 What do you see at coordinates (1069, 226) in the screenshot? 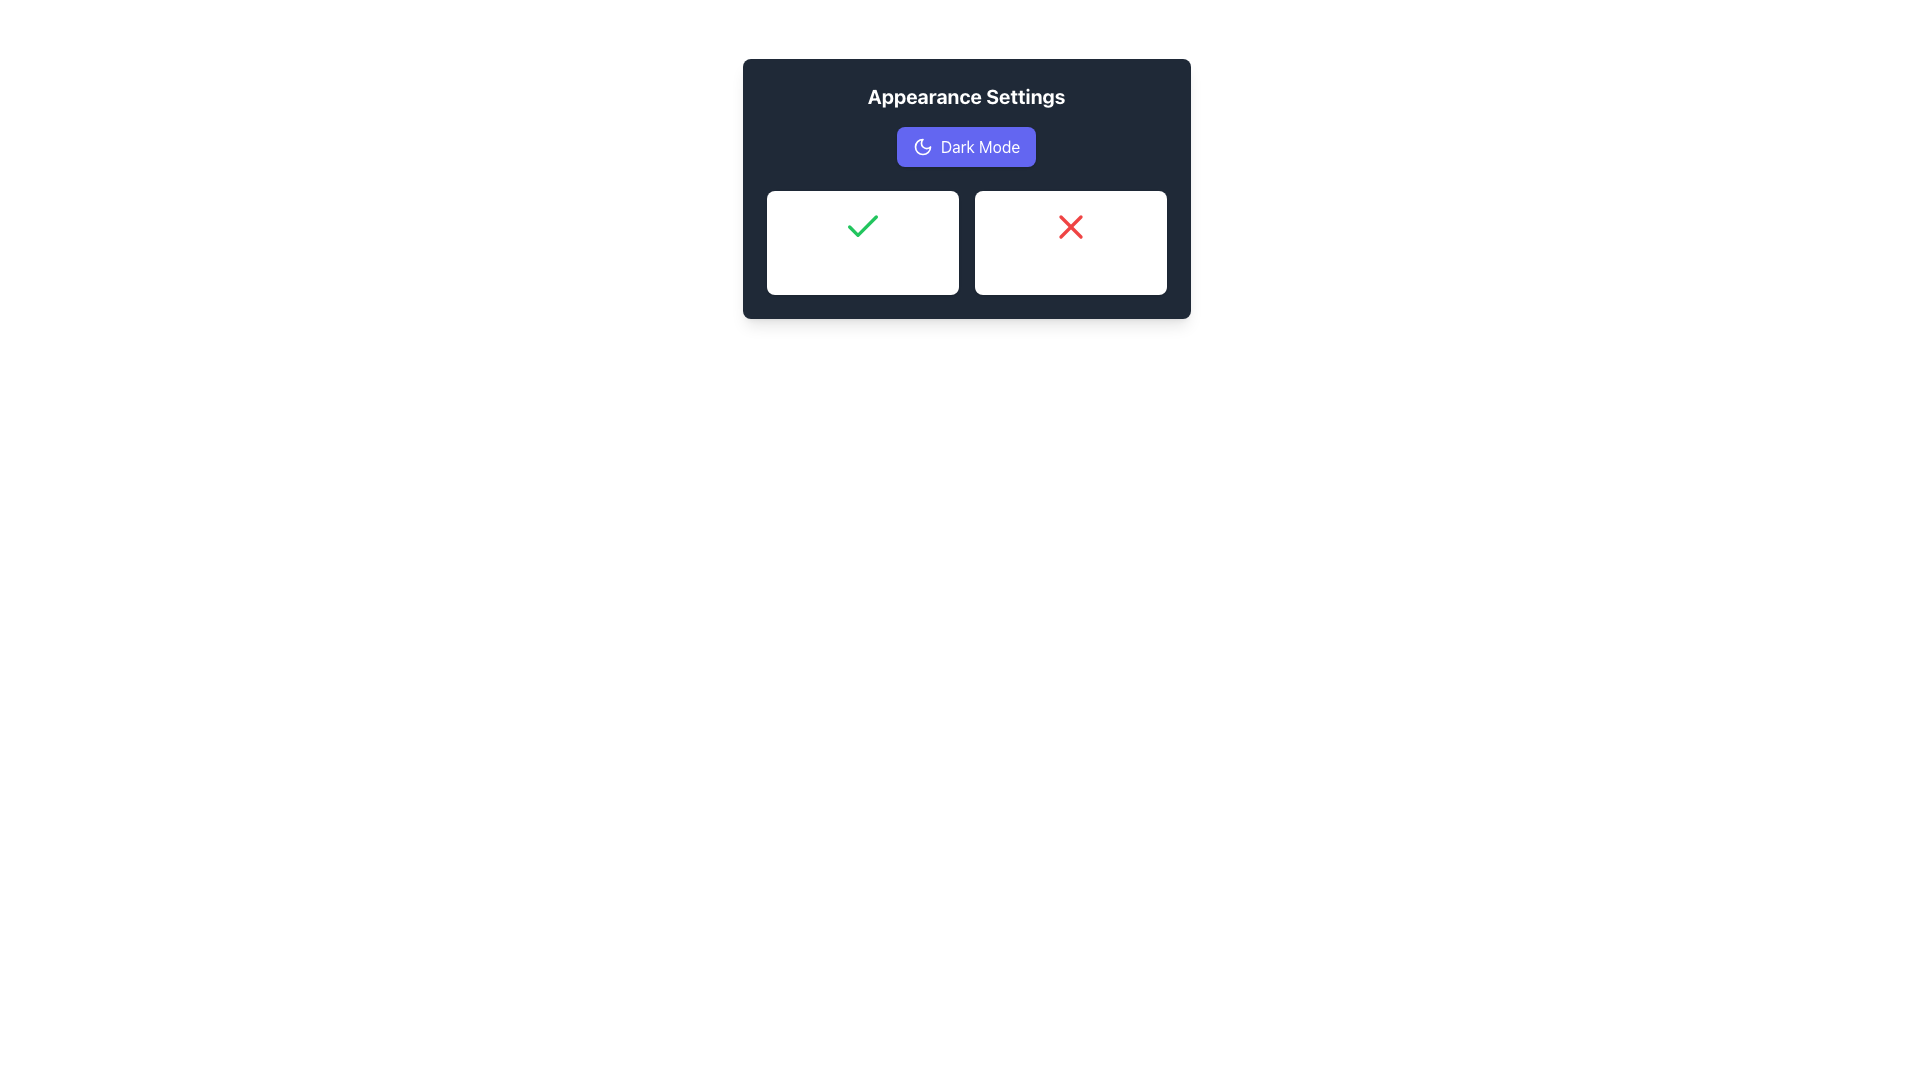
I see `the negative or cancel action icon located on the right side of the horizontal pair beneath the 'Appearance Settings' section to reject or close` at bounding box center [1069, 226].